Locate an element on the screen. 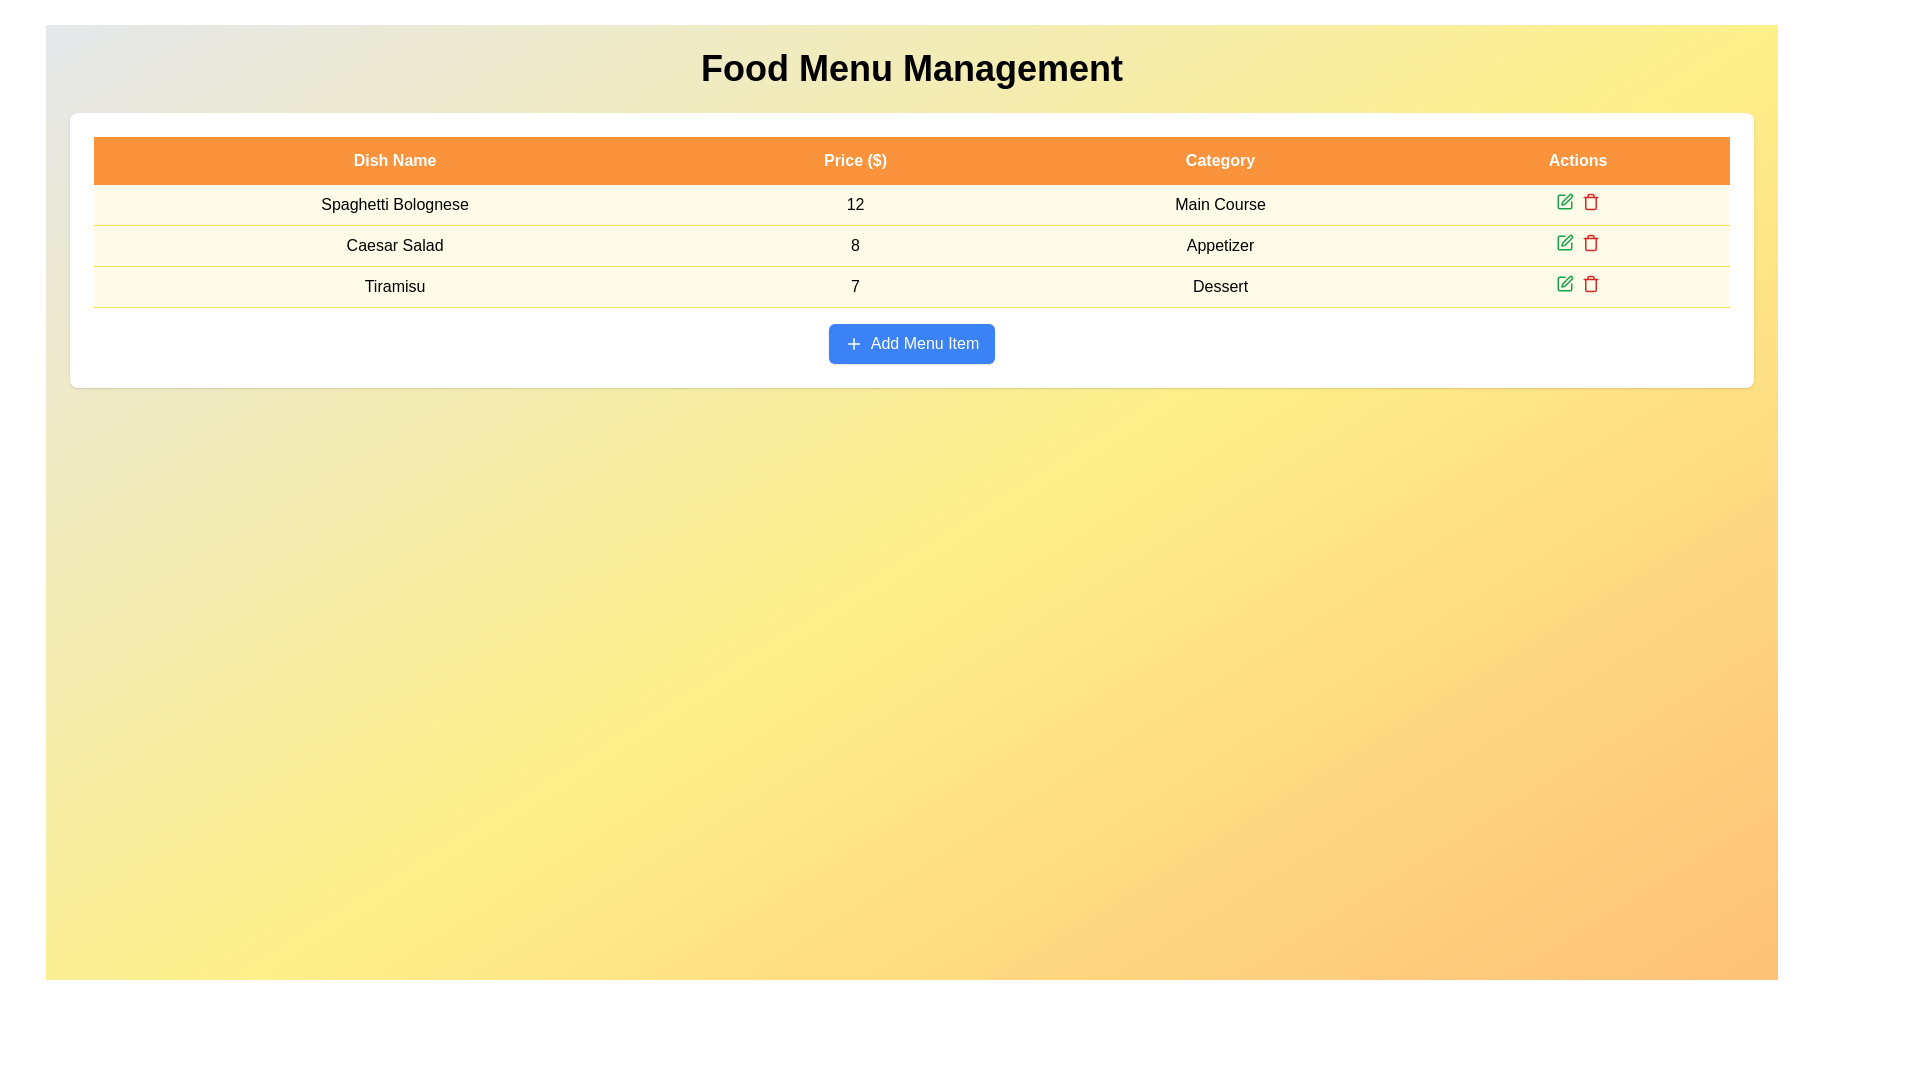 The image size is (1920, 1080). the blue 'Add Menu Item' button with a '+' icon, which is located centrally below the menu items table is located at coordinates (911, 342).